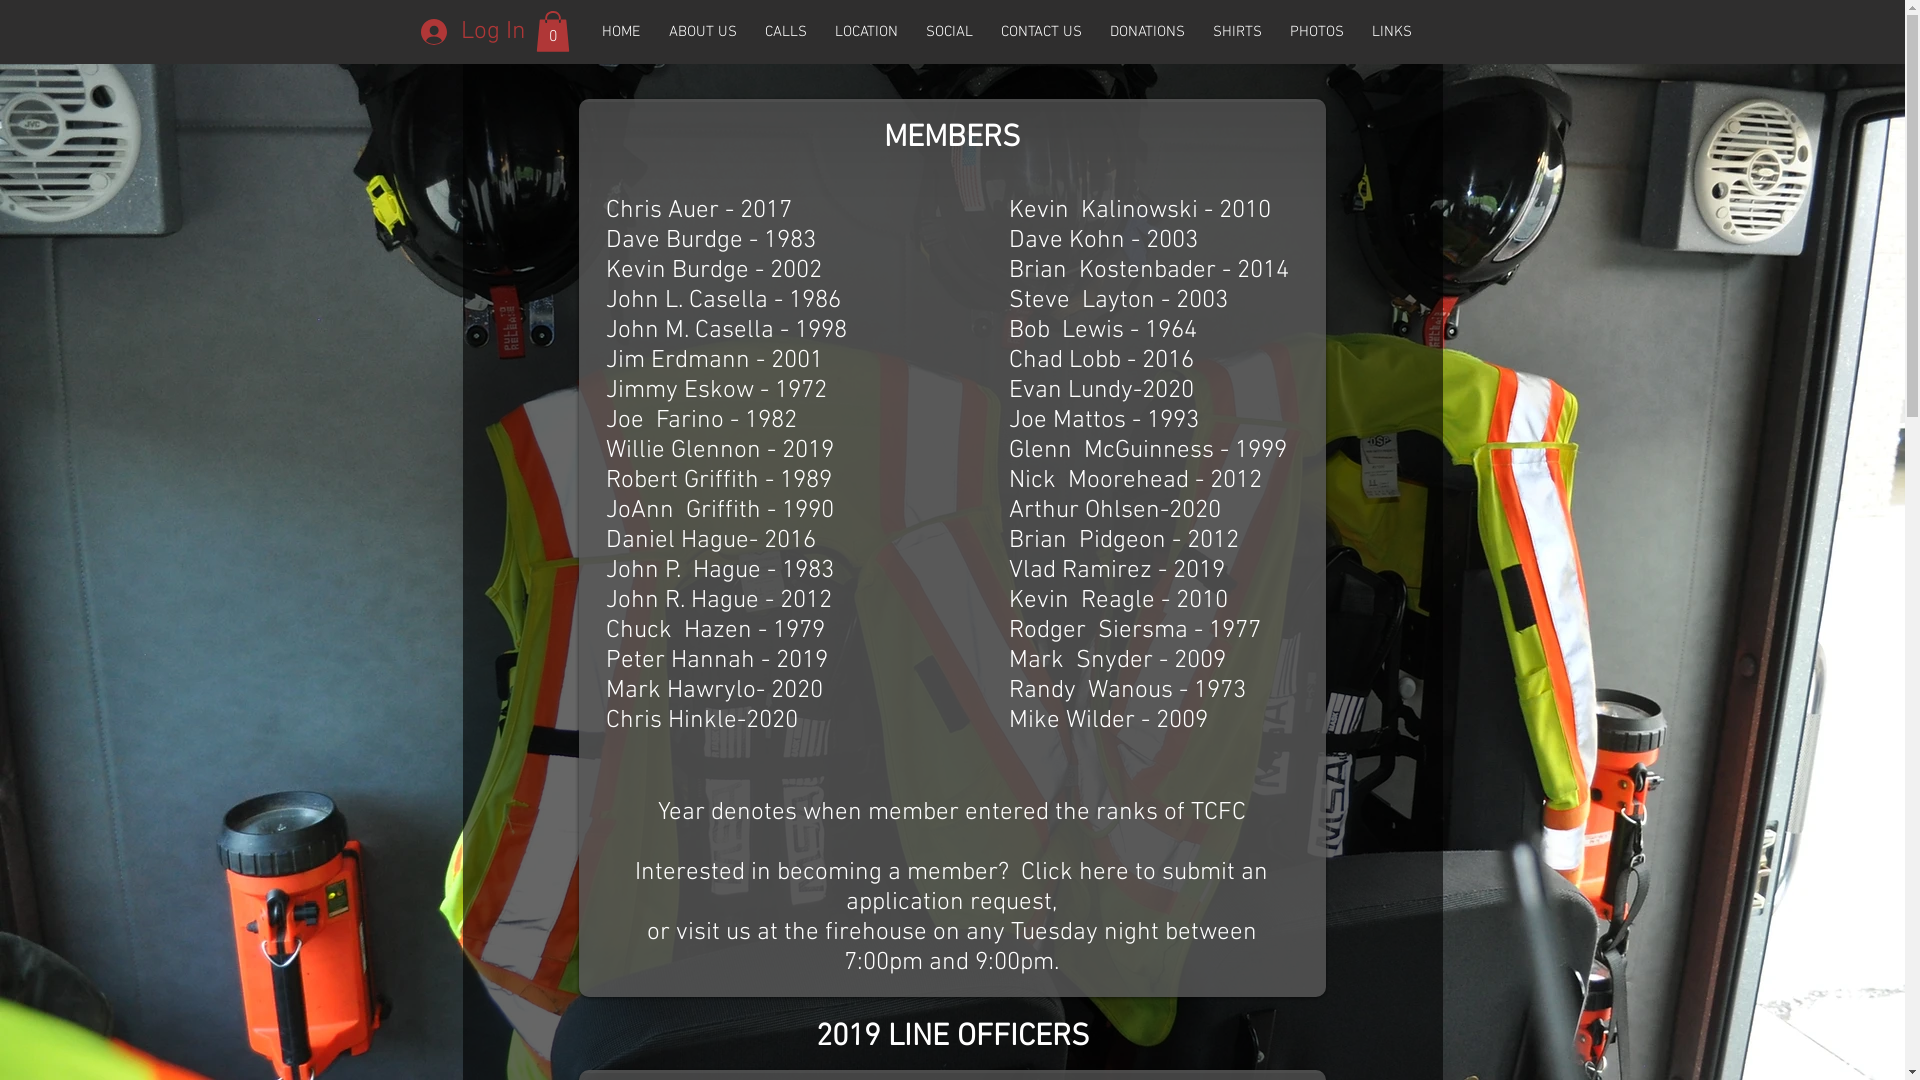 This screenshot has width=1920, height=1080. Describe the element at coordinates (701, 31) in the screenshot. I see `'ABOUT US'` at that location.